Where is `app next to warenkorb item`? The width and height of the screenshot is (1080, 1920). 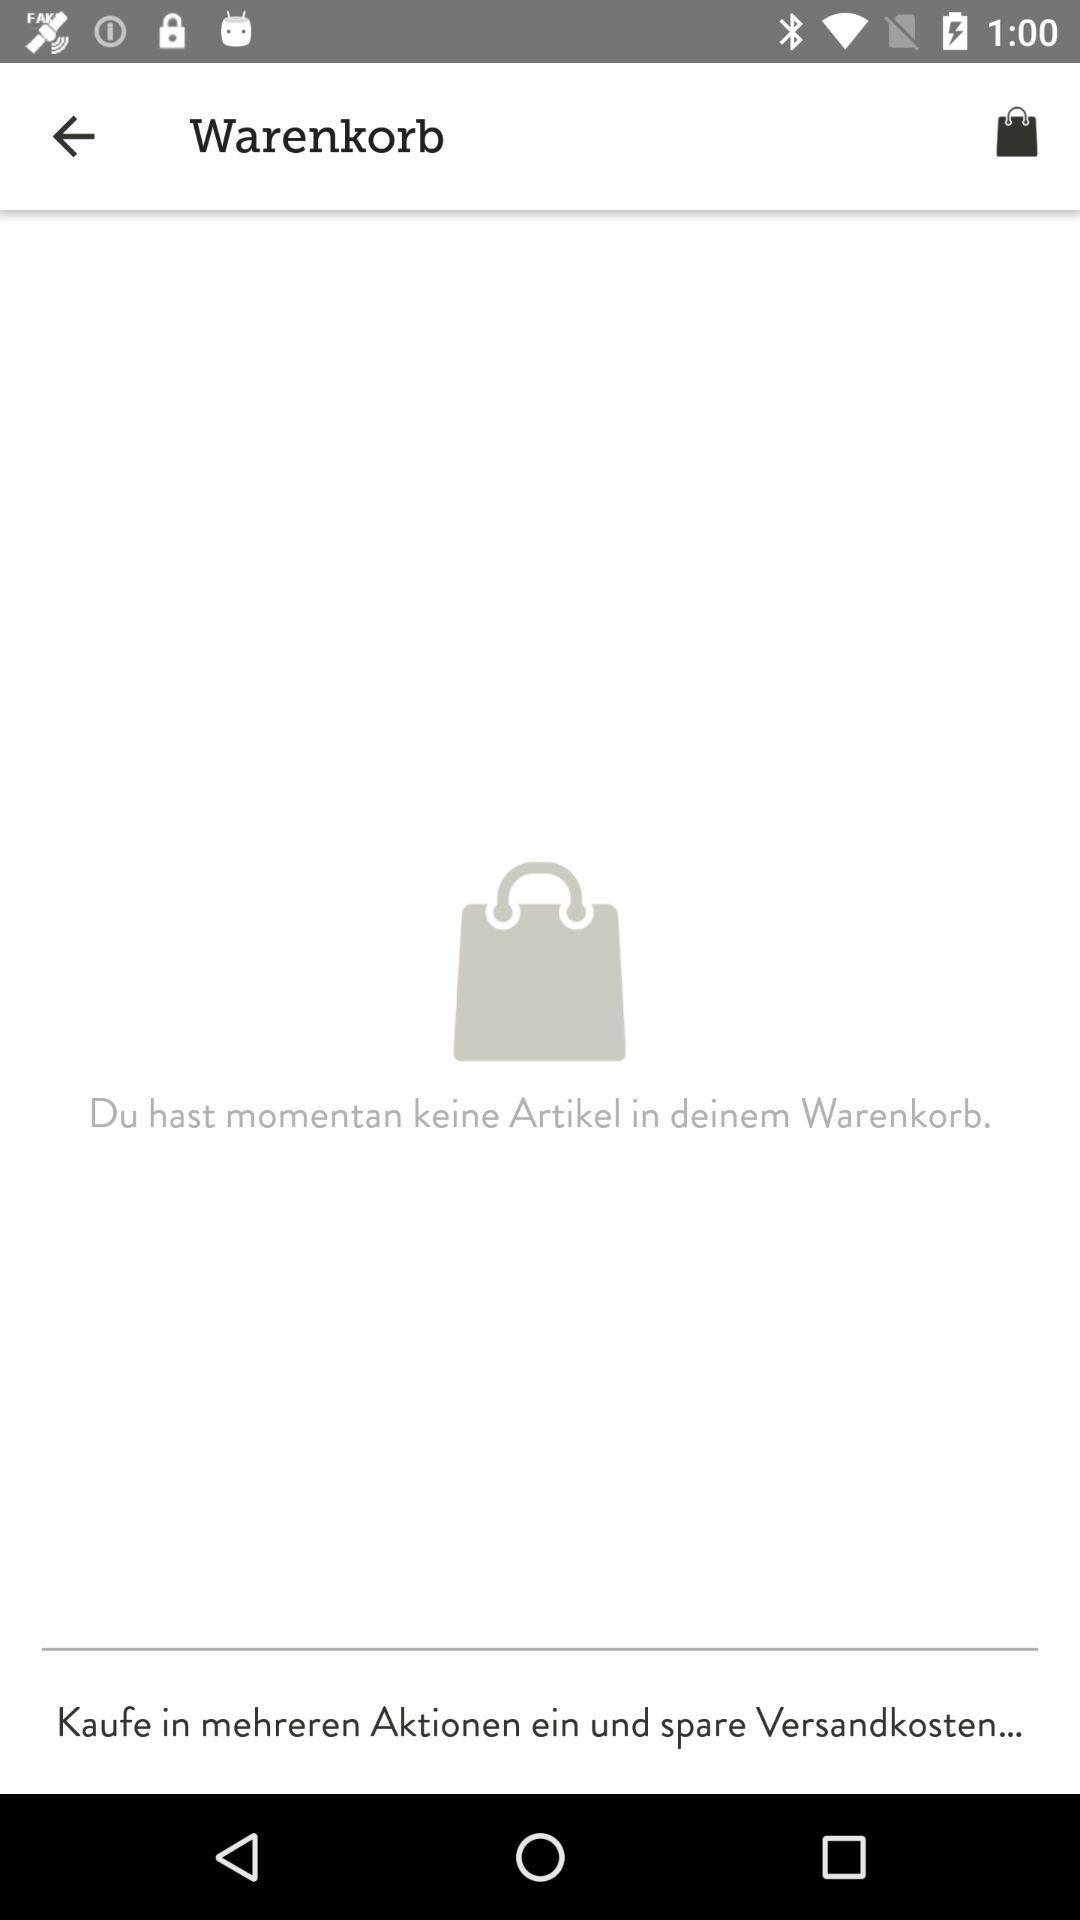
app next to warenkorb item is located at coordinates (72, 135).